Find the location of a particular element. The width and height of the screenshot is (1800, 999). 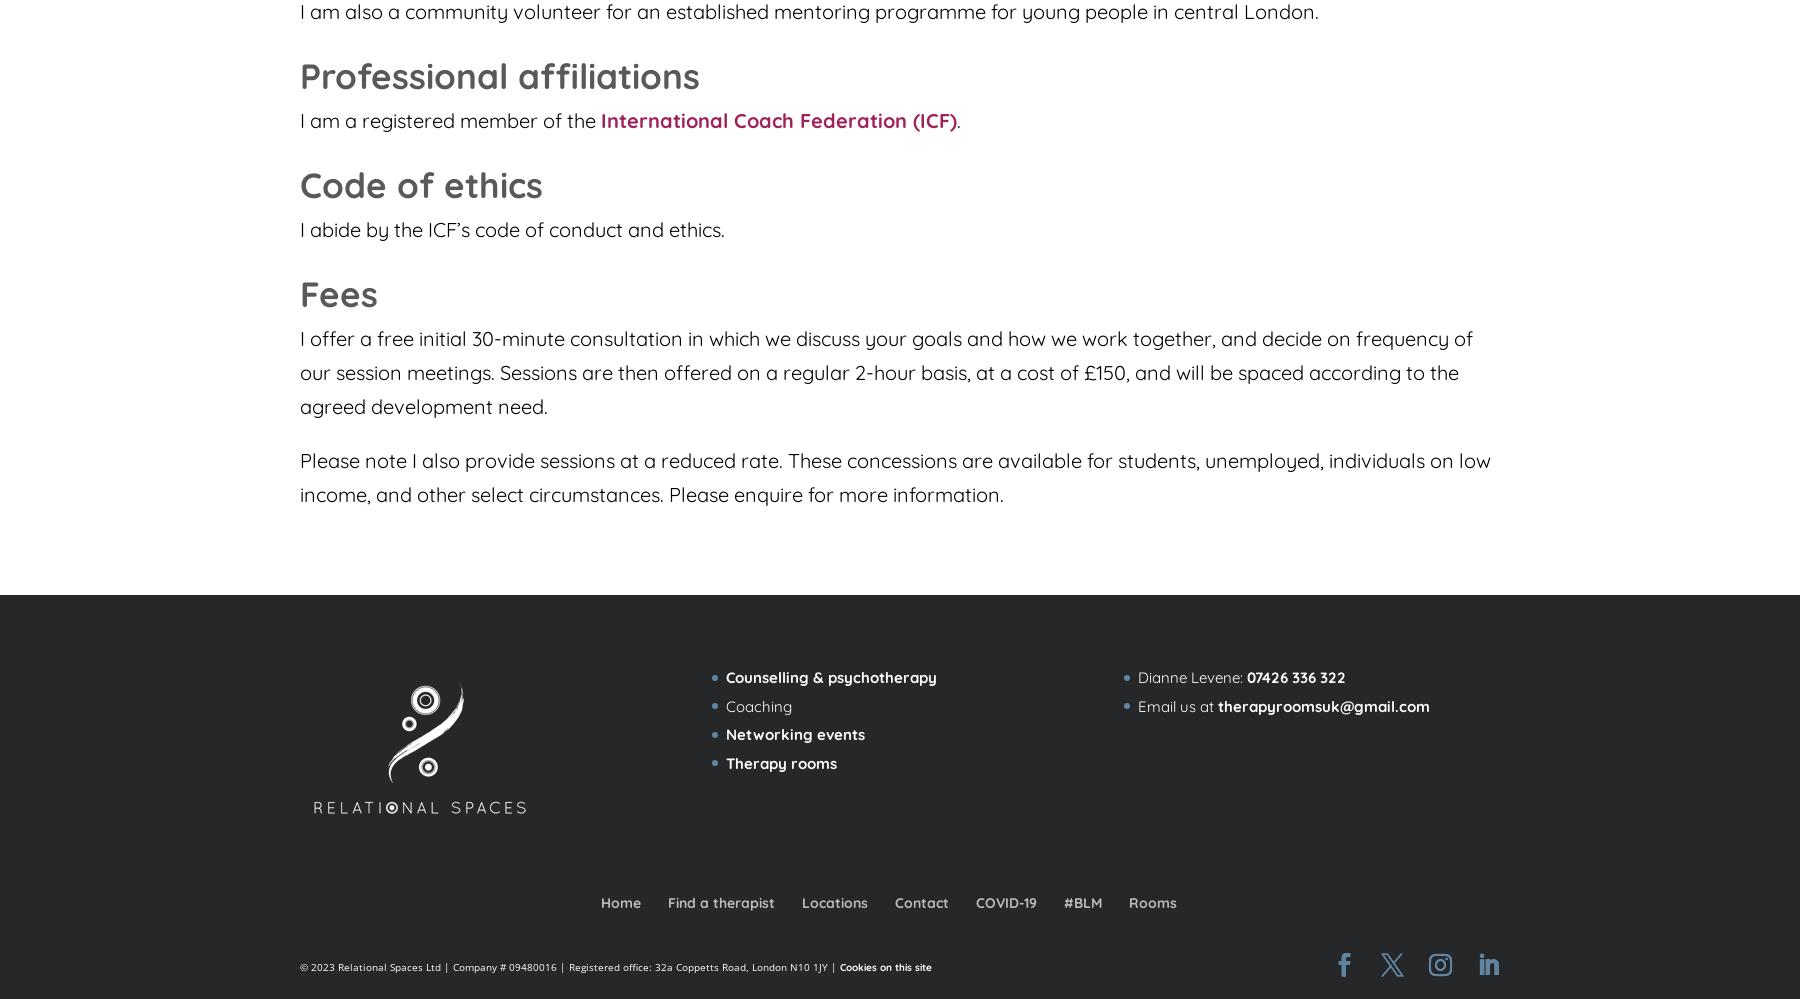

'Therapy rooms' is located at coordinates (779, 761).